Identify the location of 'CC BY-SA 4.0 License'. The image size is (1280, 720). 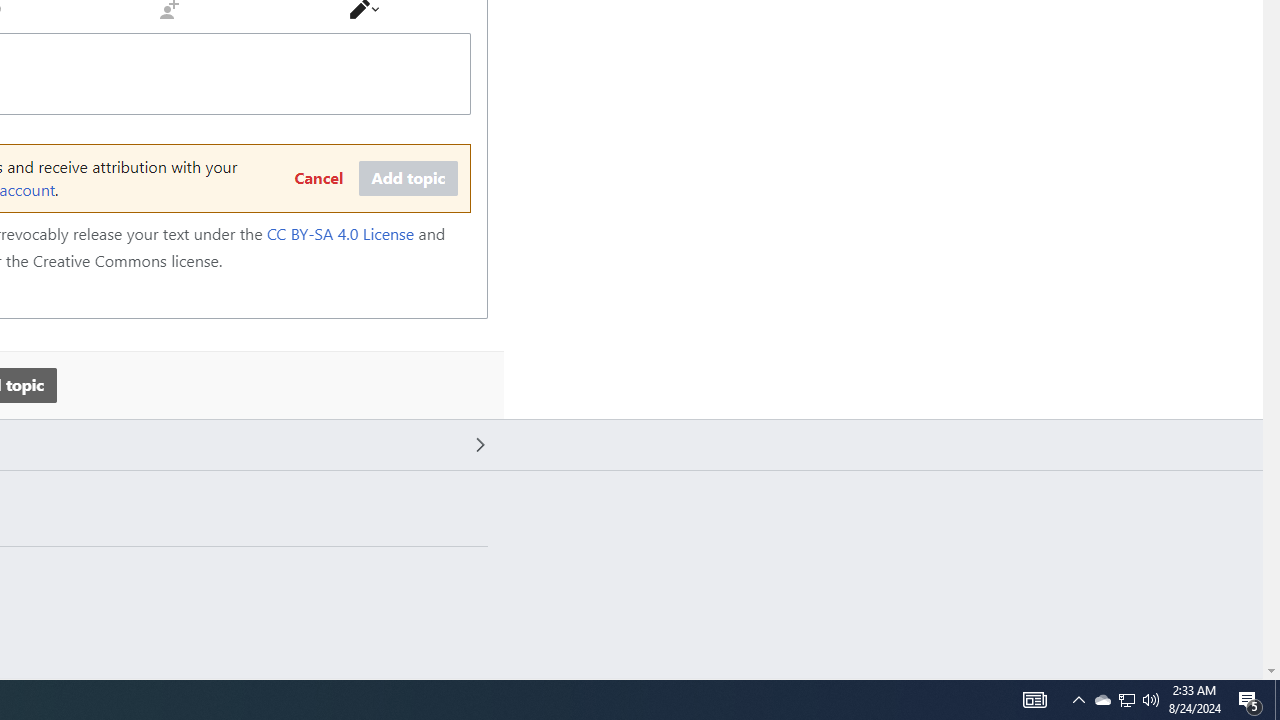
(340, 233).